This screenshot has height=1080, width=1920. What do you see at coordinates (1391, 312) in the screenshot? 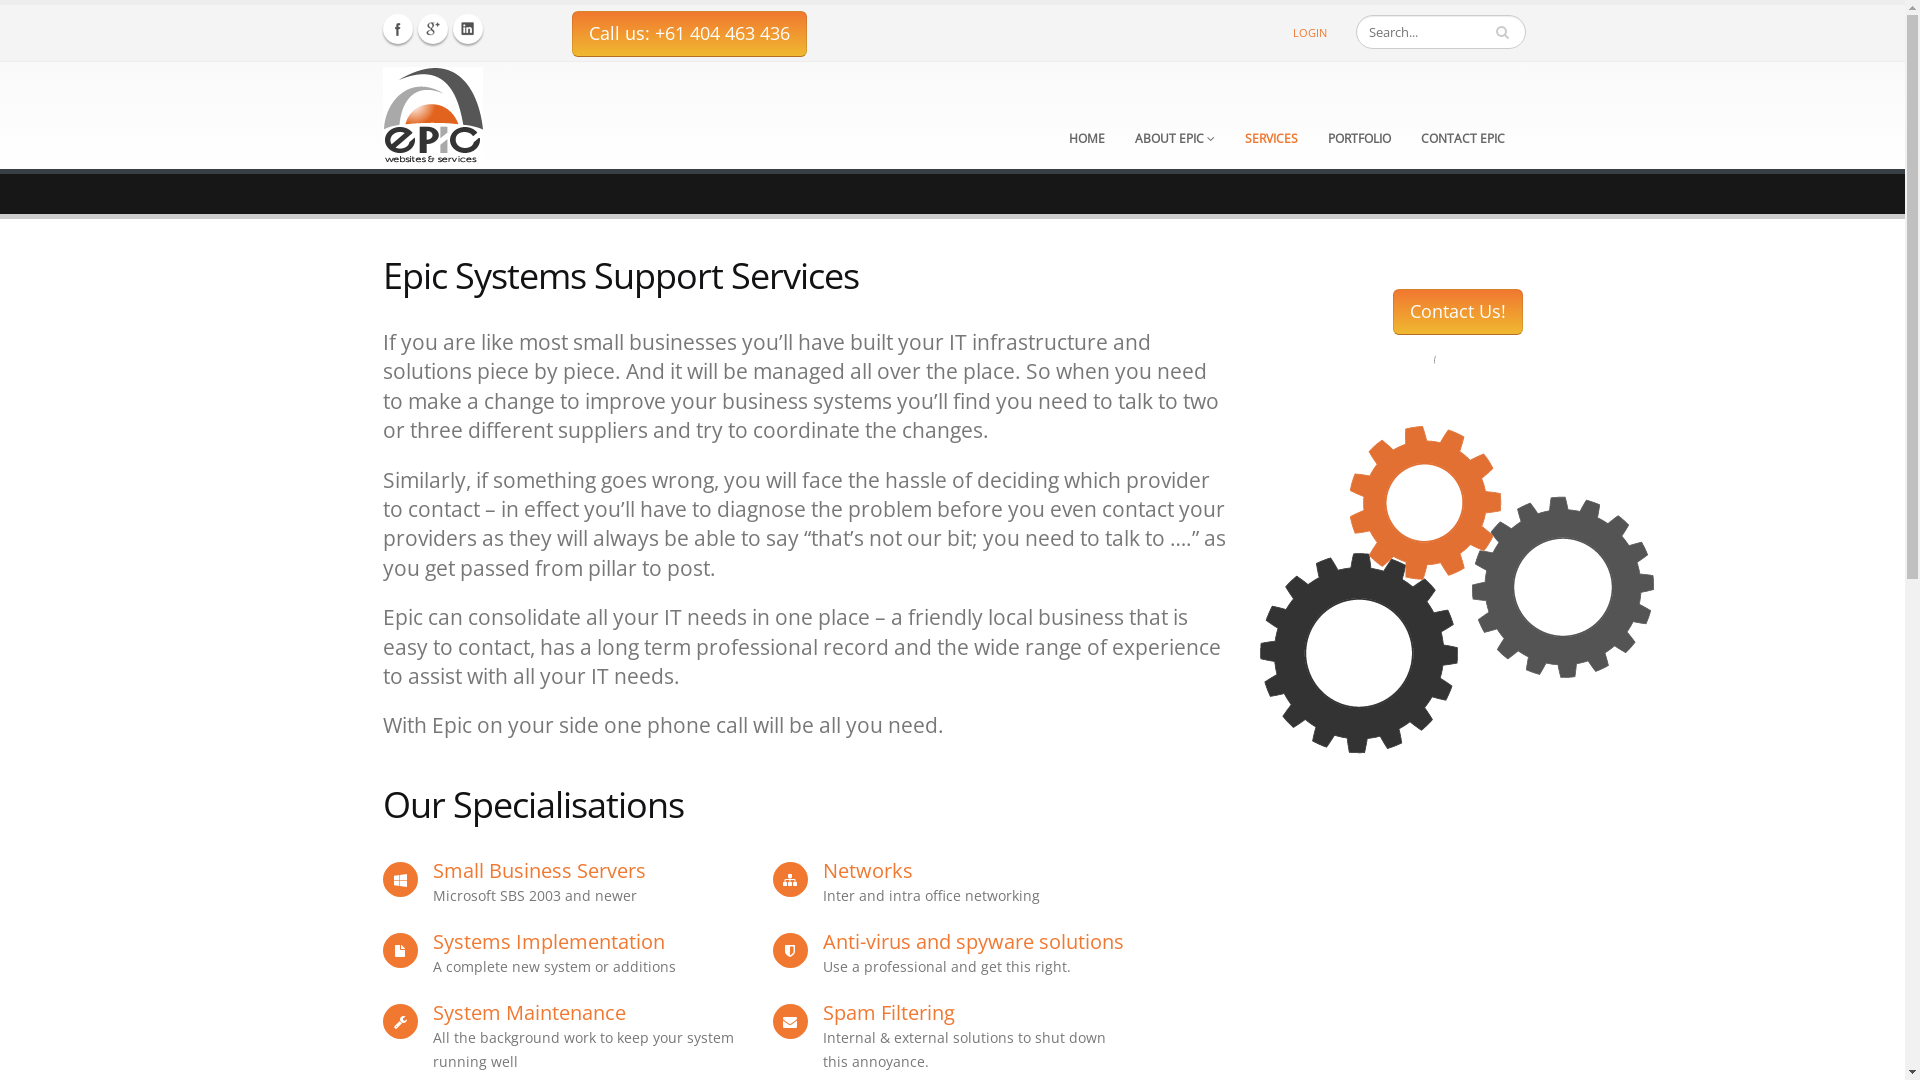
I see `'Contact Us!'` at bounding box center [1391, 312].